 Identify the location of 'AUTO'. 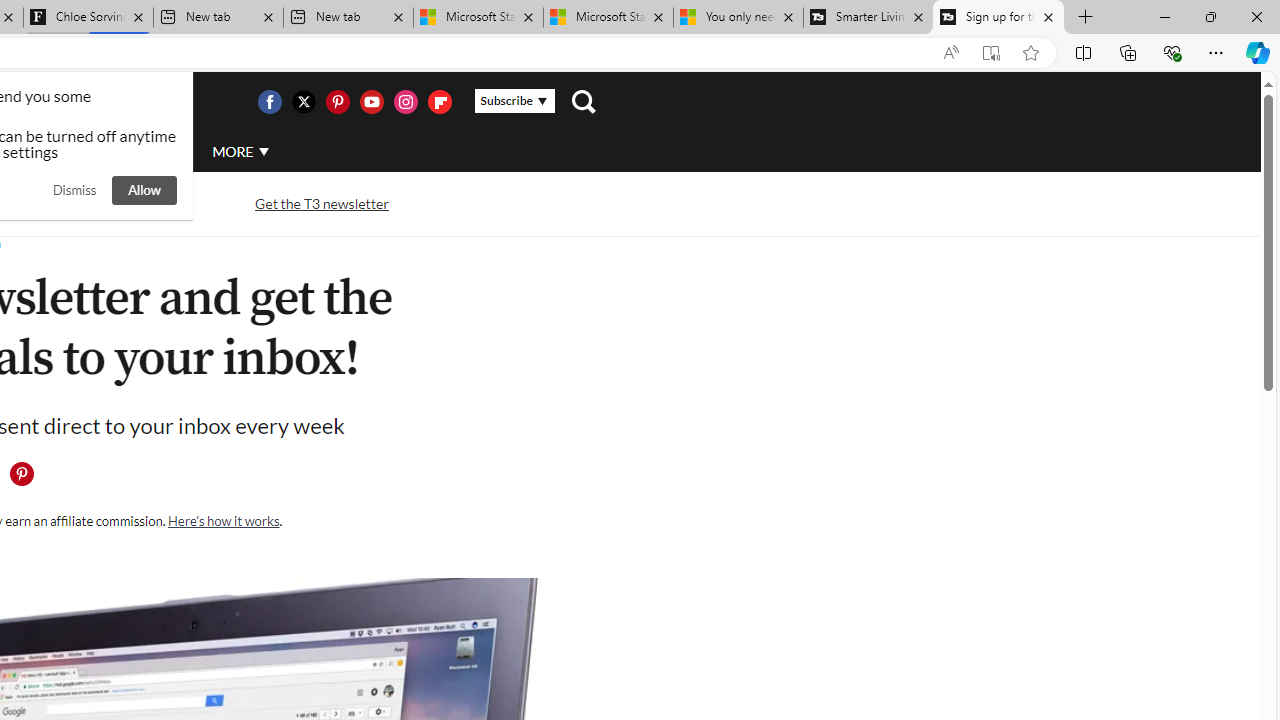
(152, 150).